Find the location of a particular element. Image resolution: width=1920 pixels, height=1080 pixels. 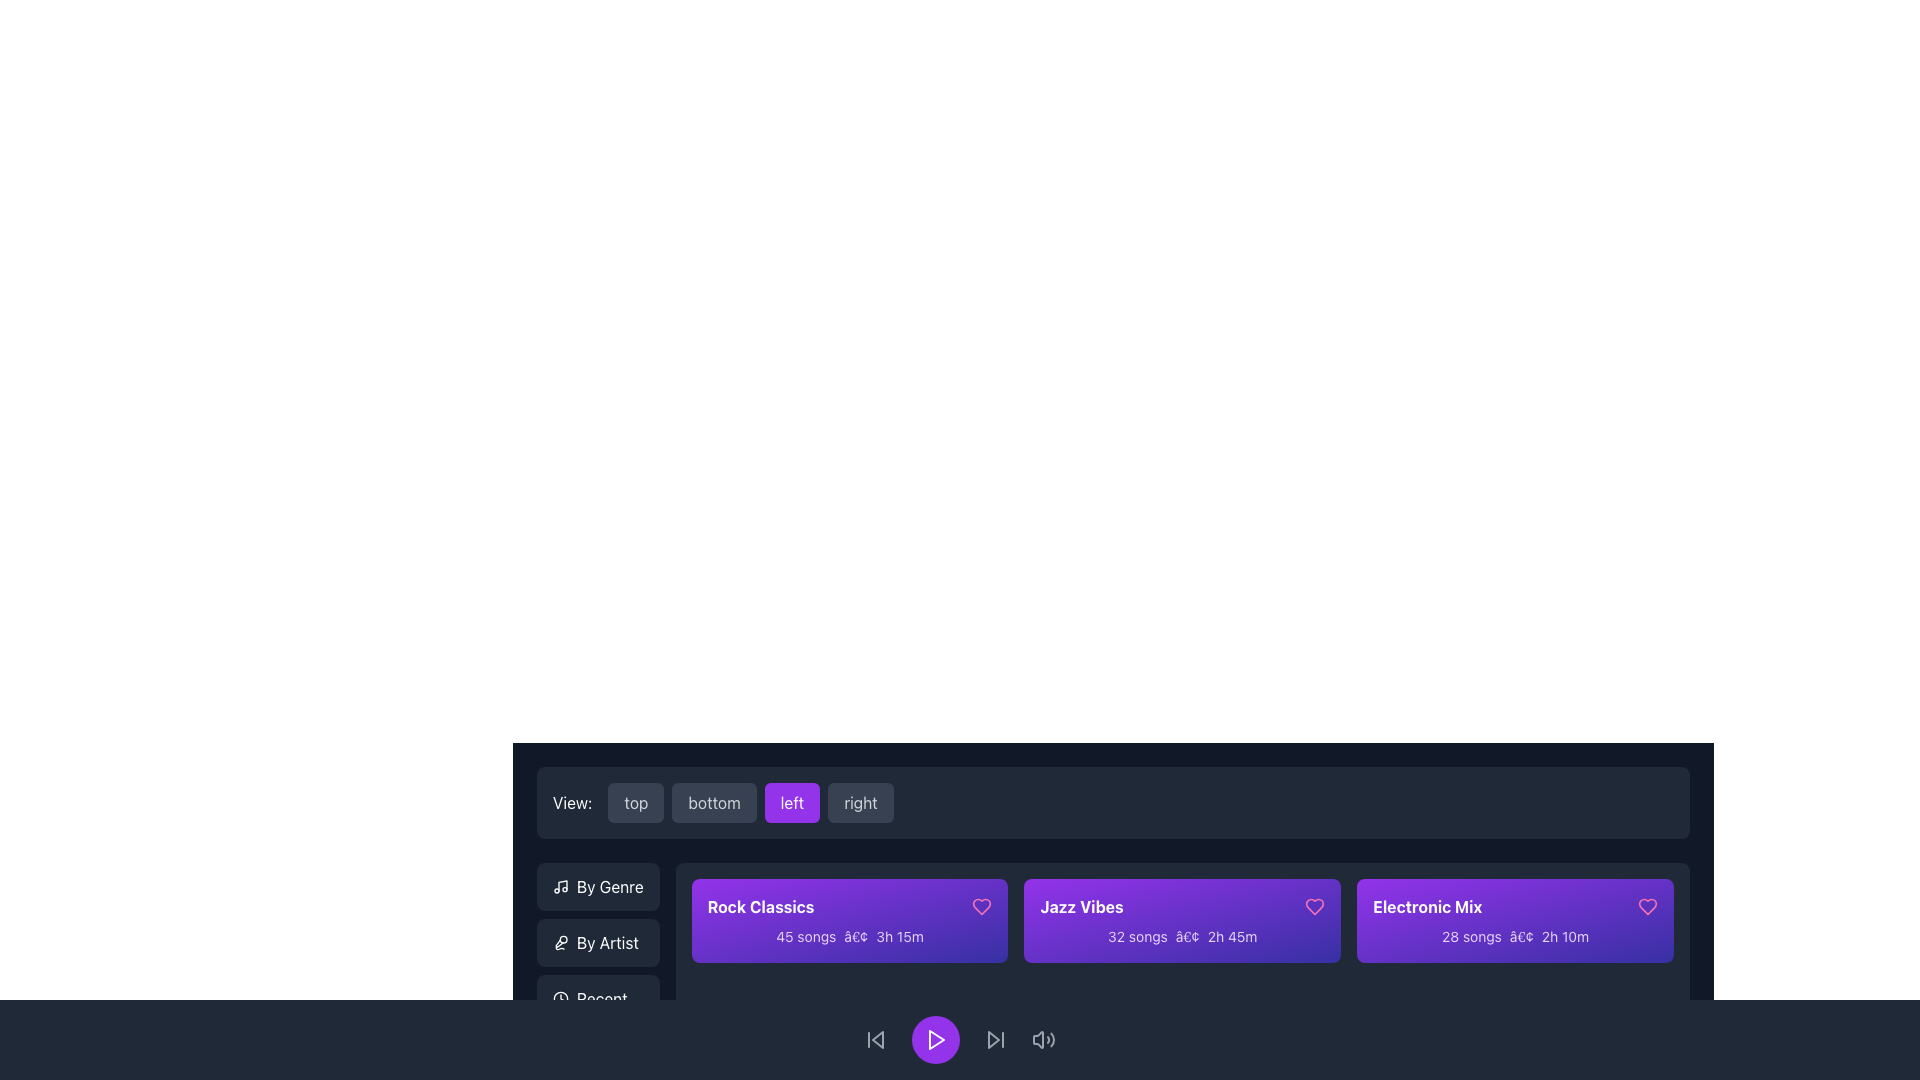

text displayed in the 'Jazz Vibes' playlist information block, which shows the number of songs included in the playlist is located at coordinates (1137, 936).